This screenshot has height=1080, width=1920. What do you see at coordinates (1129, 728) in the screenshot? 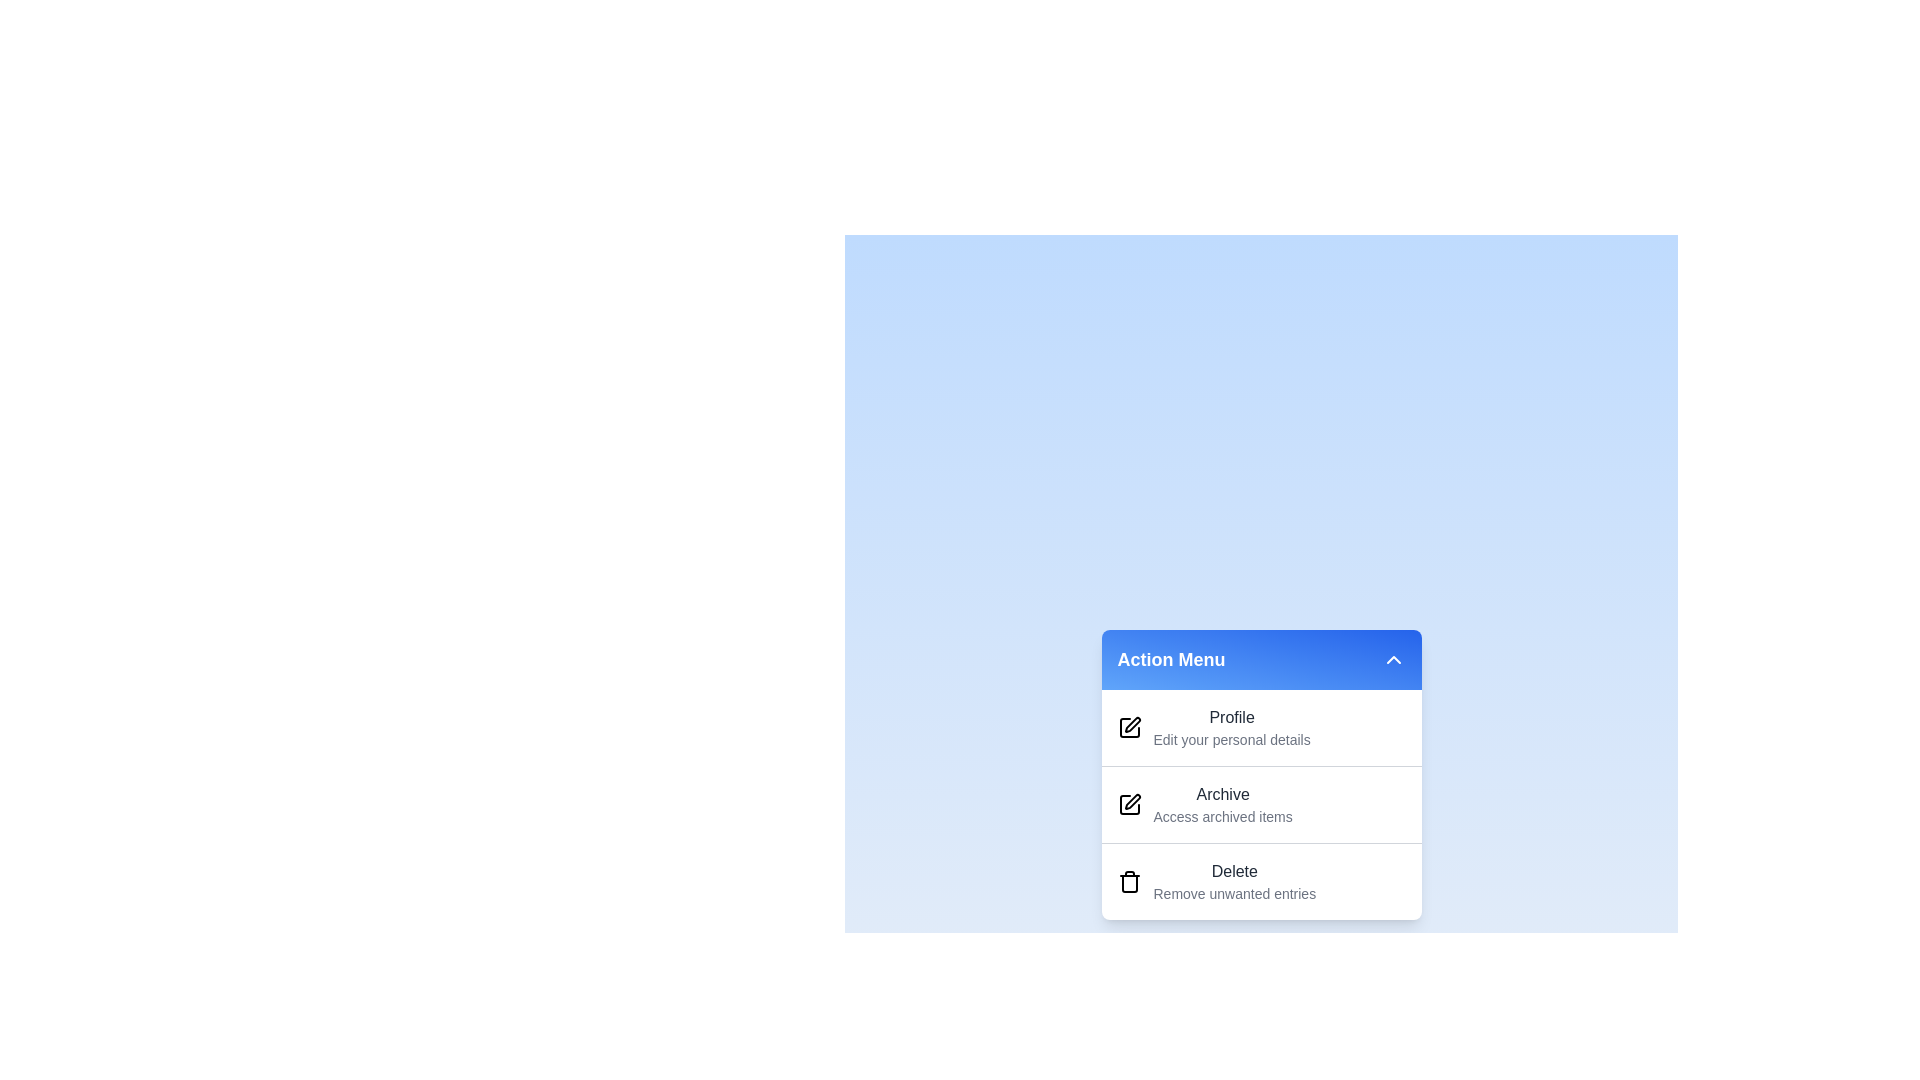
I see `the icon of the menu item labeled 'Profile'` at bounding box center [1129, 728].